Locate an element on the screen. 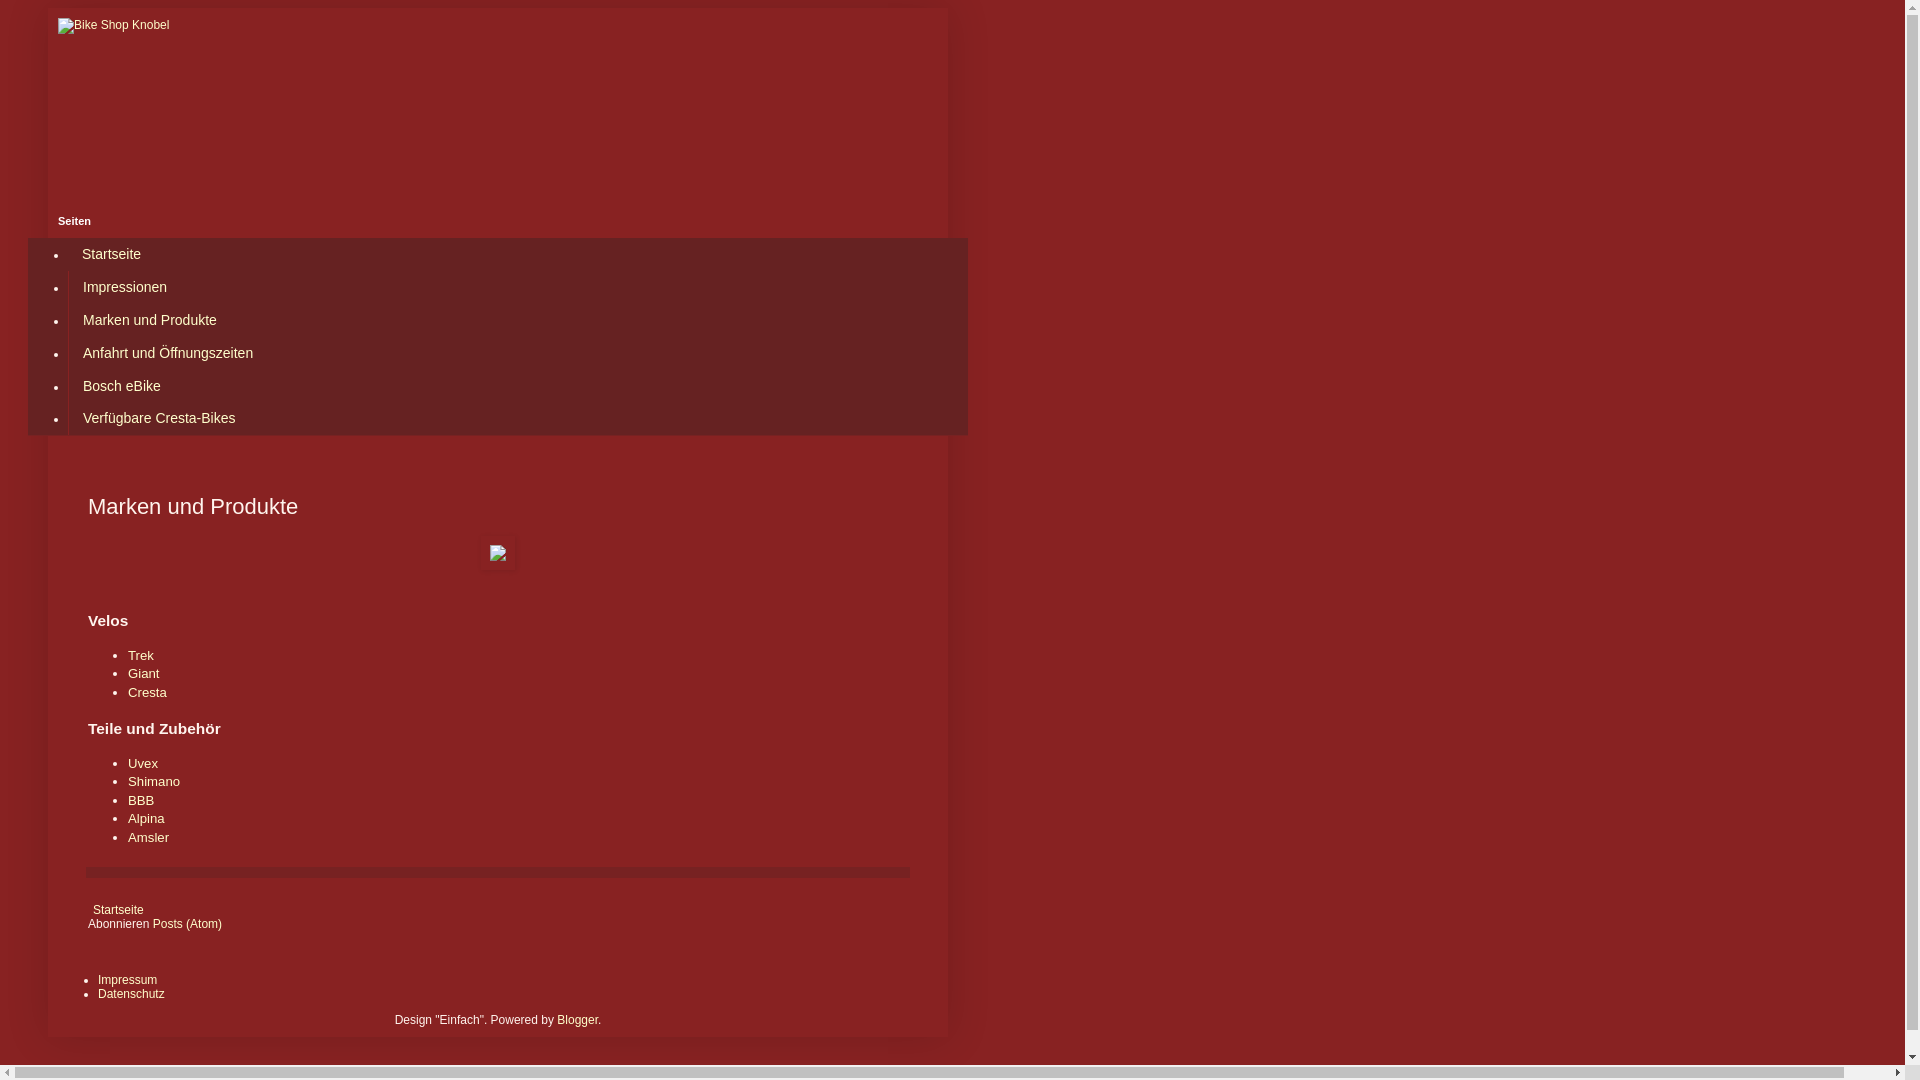  'Giant' is located at coordinates (143, 673).